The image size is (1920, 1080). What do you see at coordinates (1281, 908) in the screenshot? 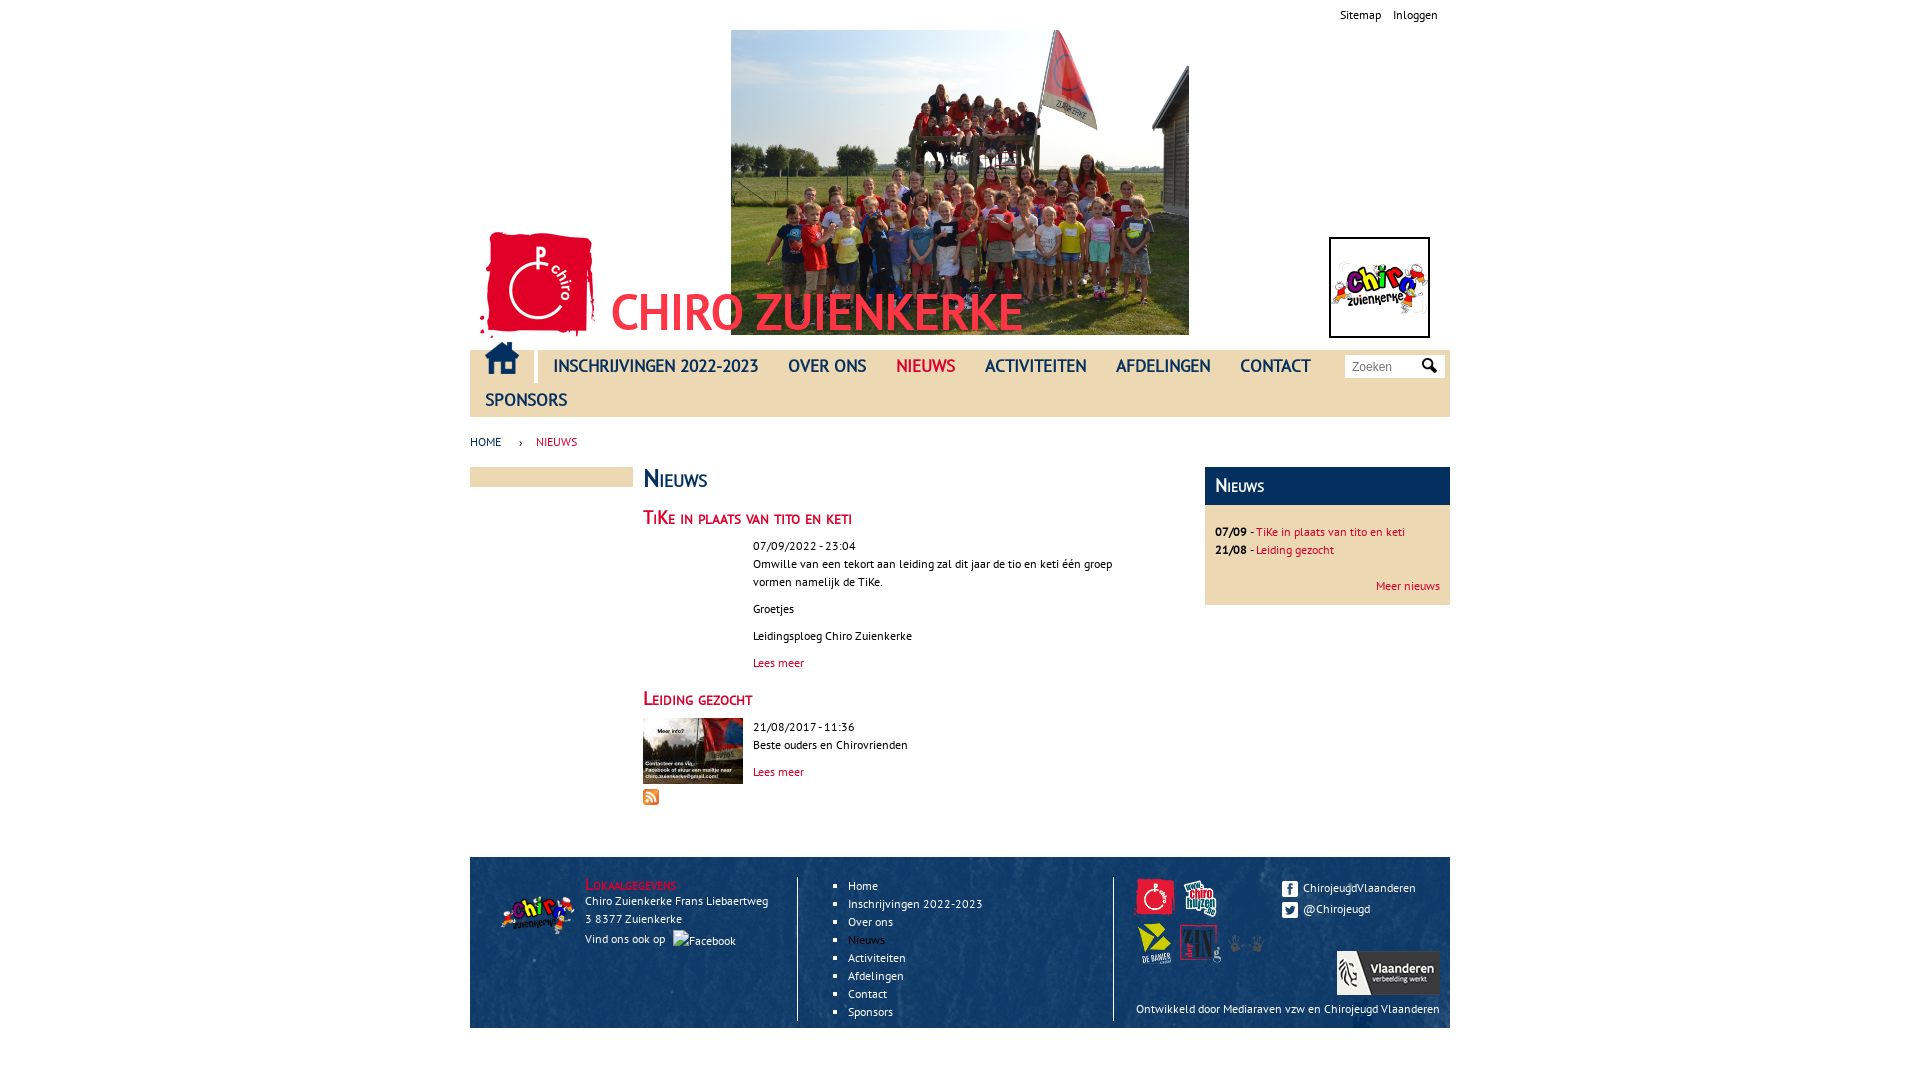
I see `'@Chirojeugd'` at bounding box center [1281, 908].